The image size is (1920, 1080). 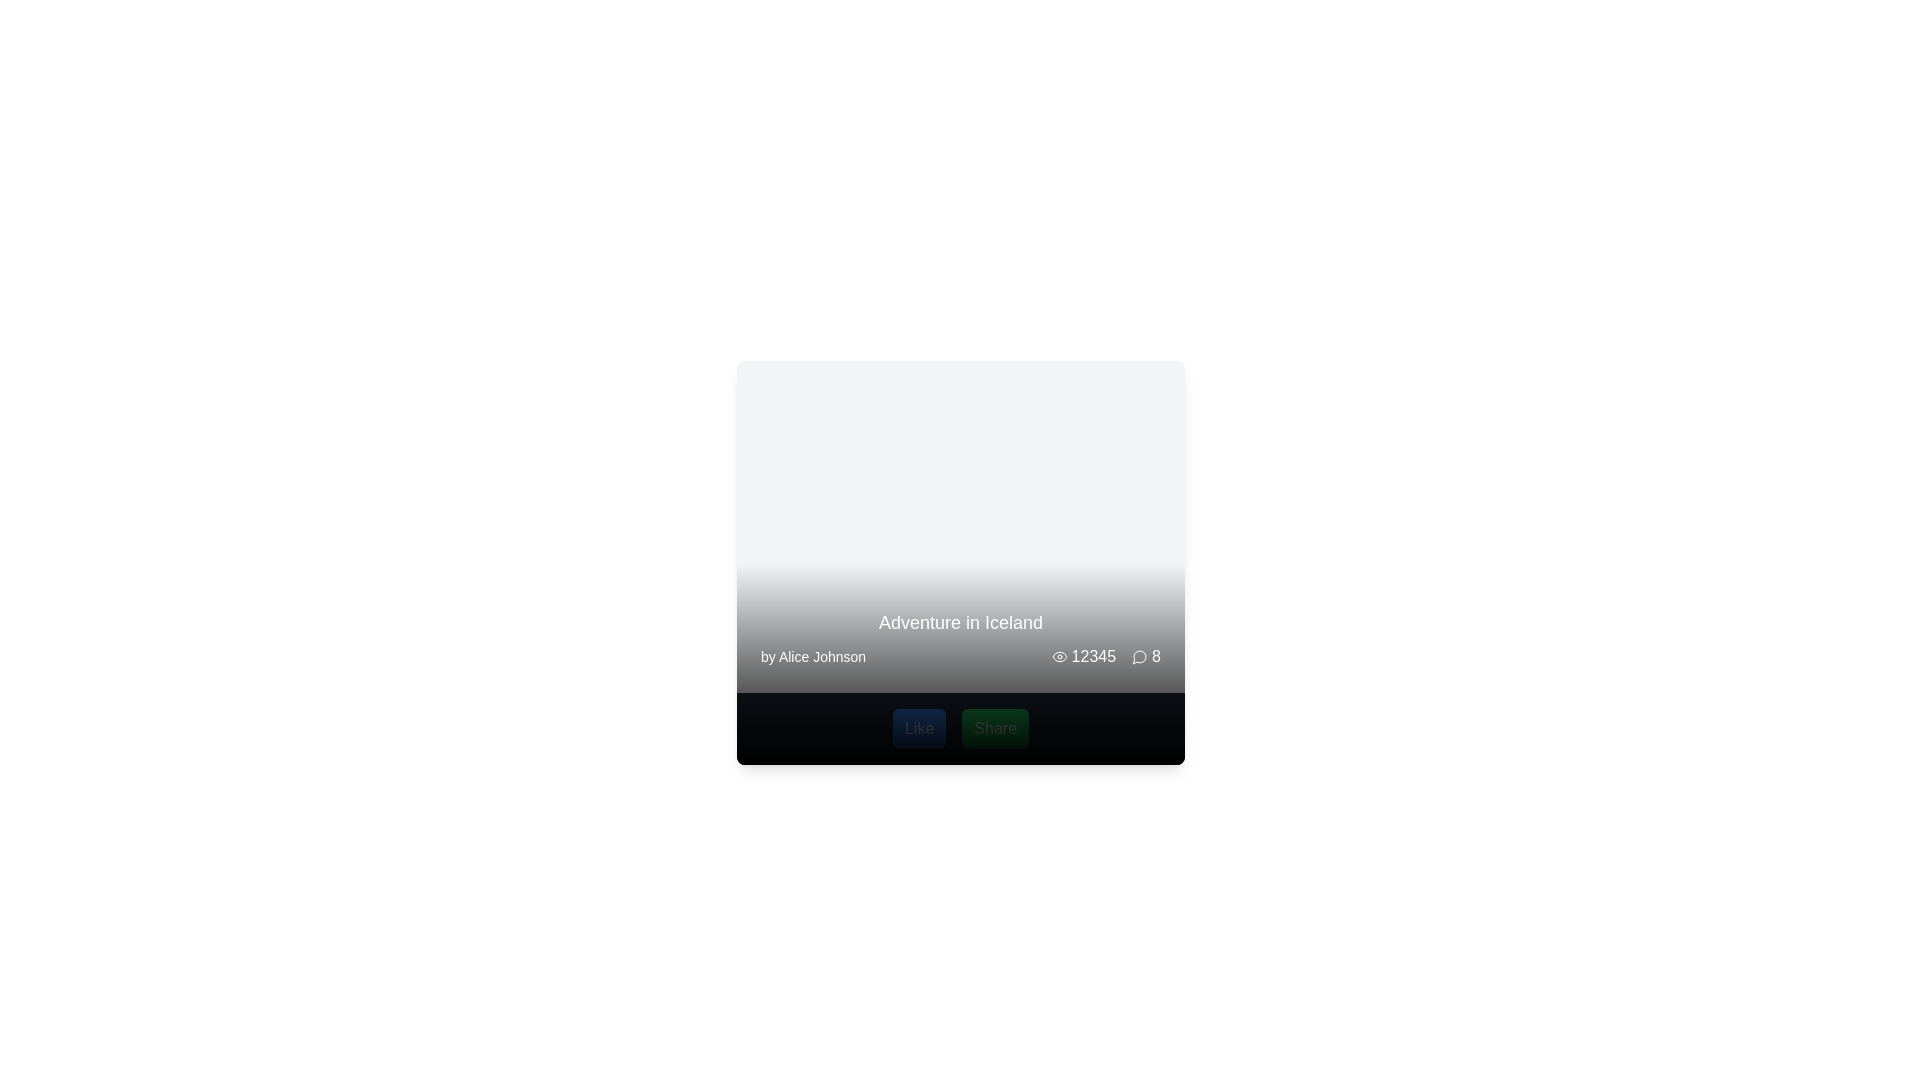 I want to click on the outer eye shape of the SVG graphic, which is styled with a neutral tone and is part of an eye icon component, so click(x=1058, y=656).